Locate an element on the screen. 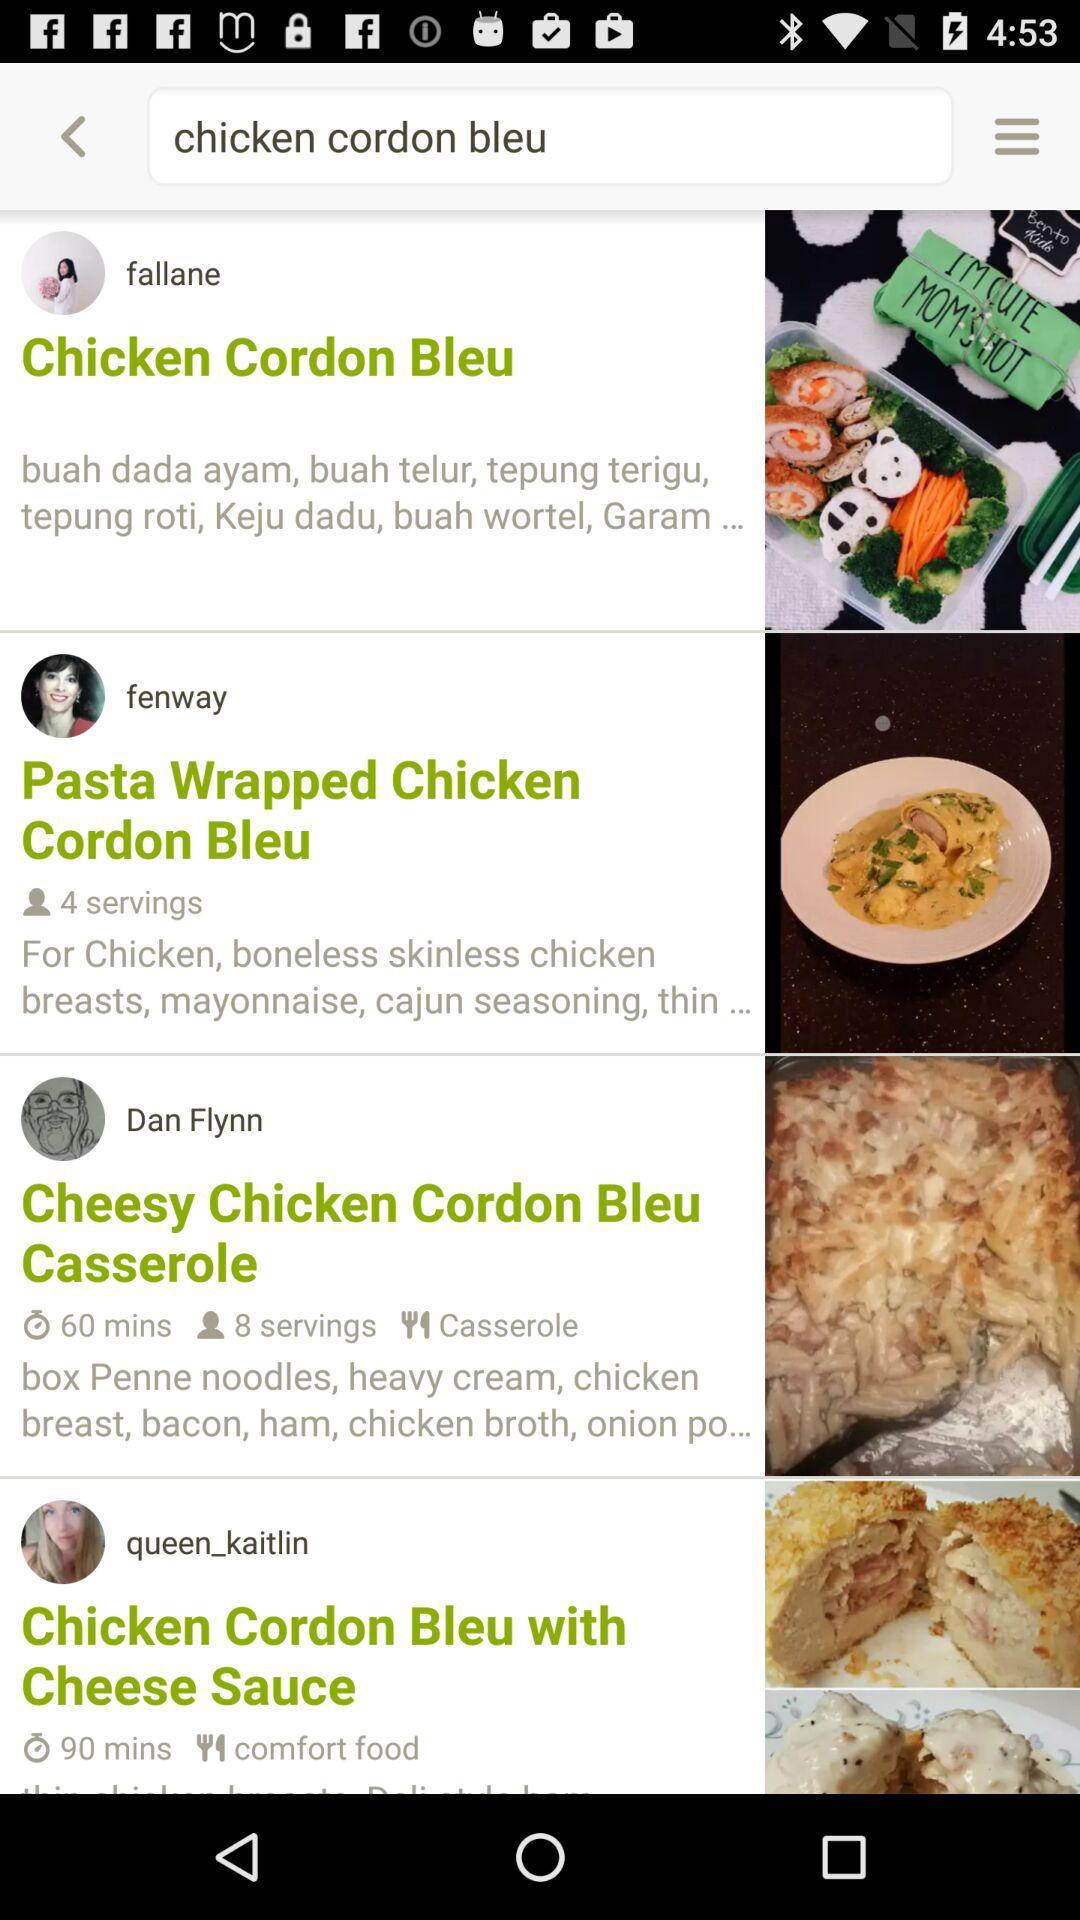 This screenshot has width=1080, height=1920. item next to chicken cordon bleu is located at coordinates (1017, 135).